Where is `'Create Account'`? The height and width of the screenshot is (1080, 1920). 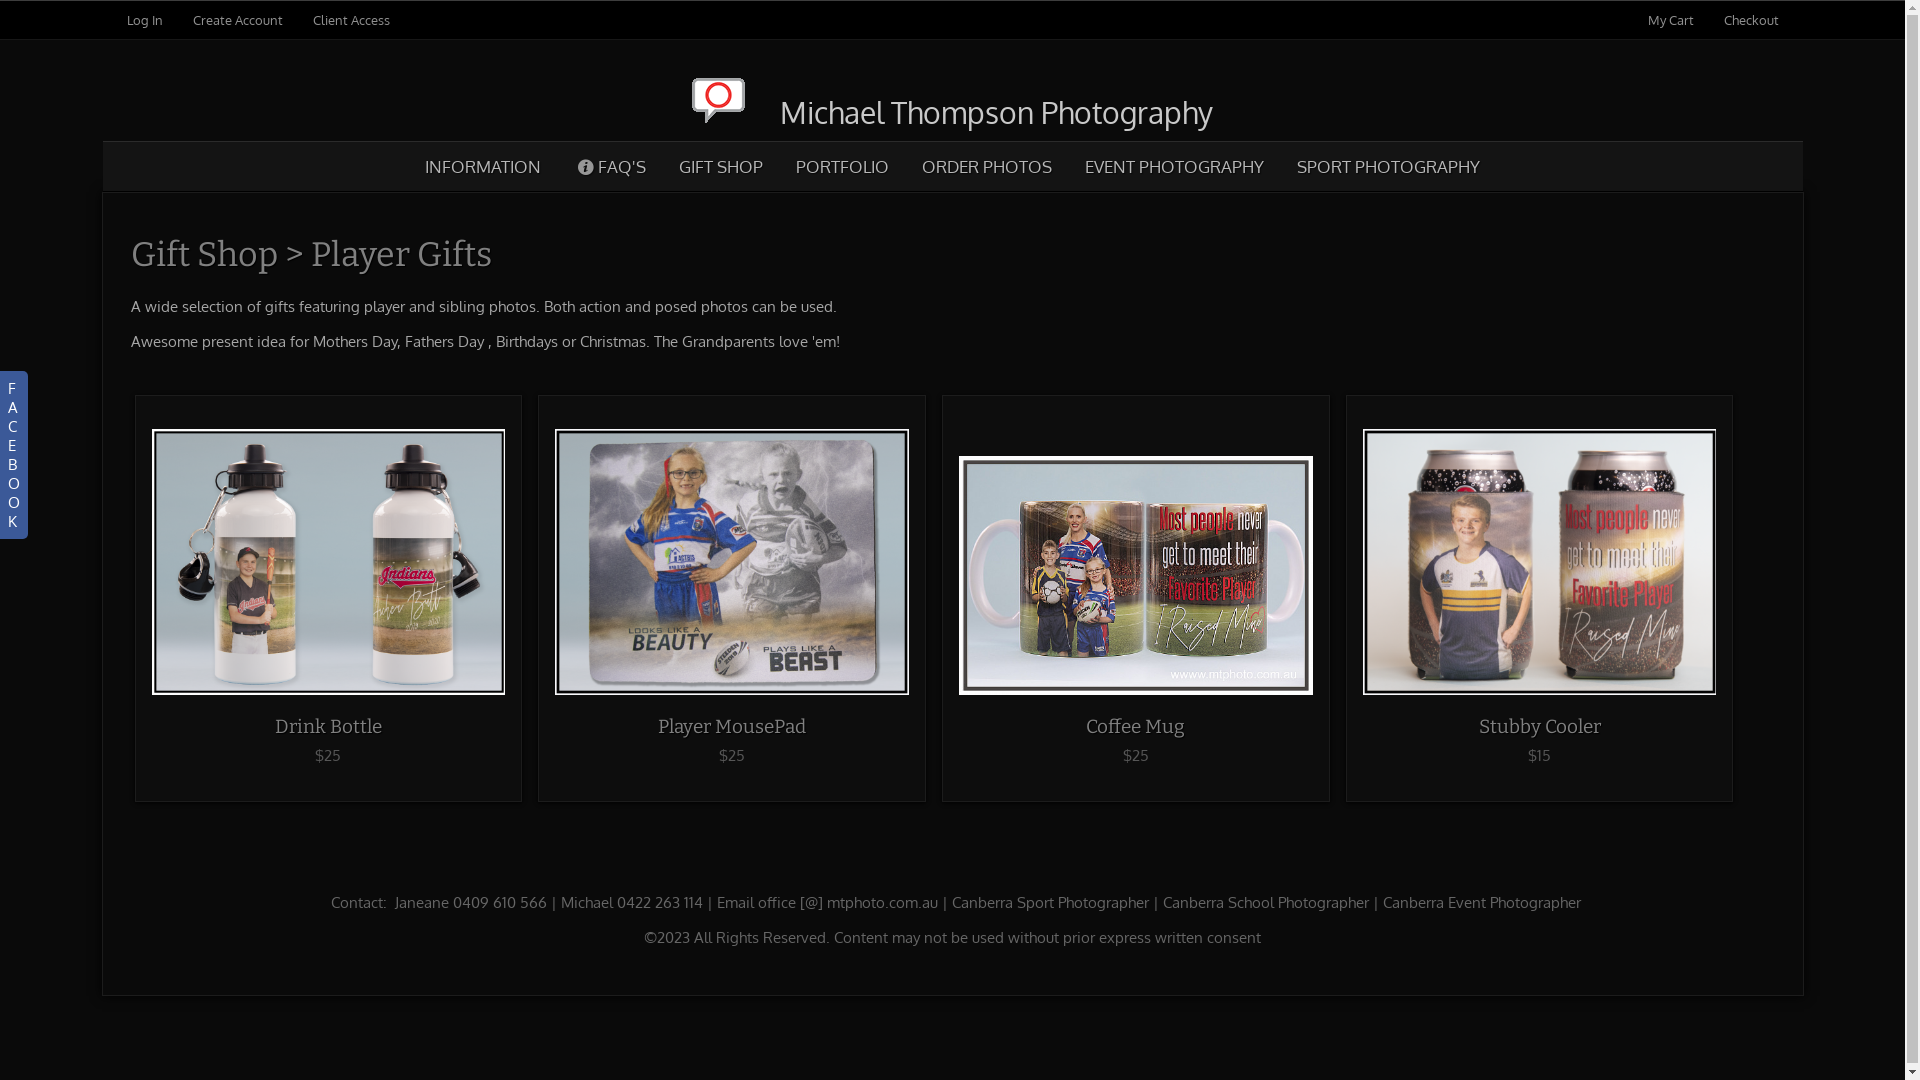
'Create Account' is located at coordinates (236, 19).